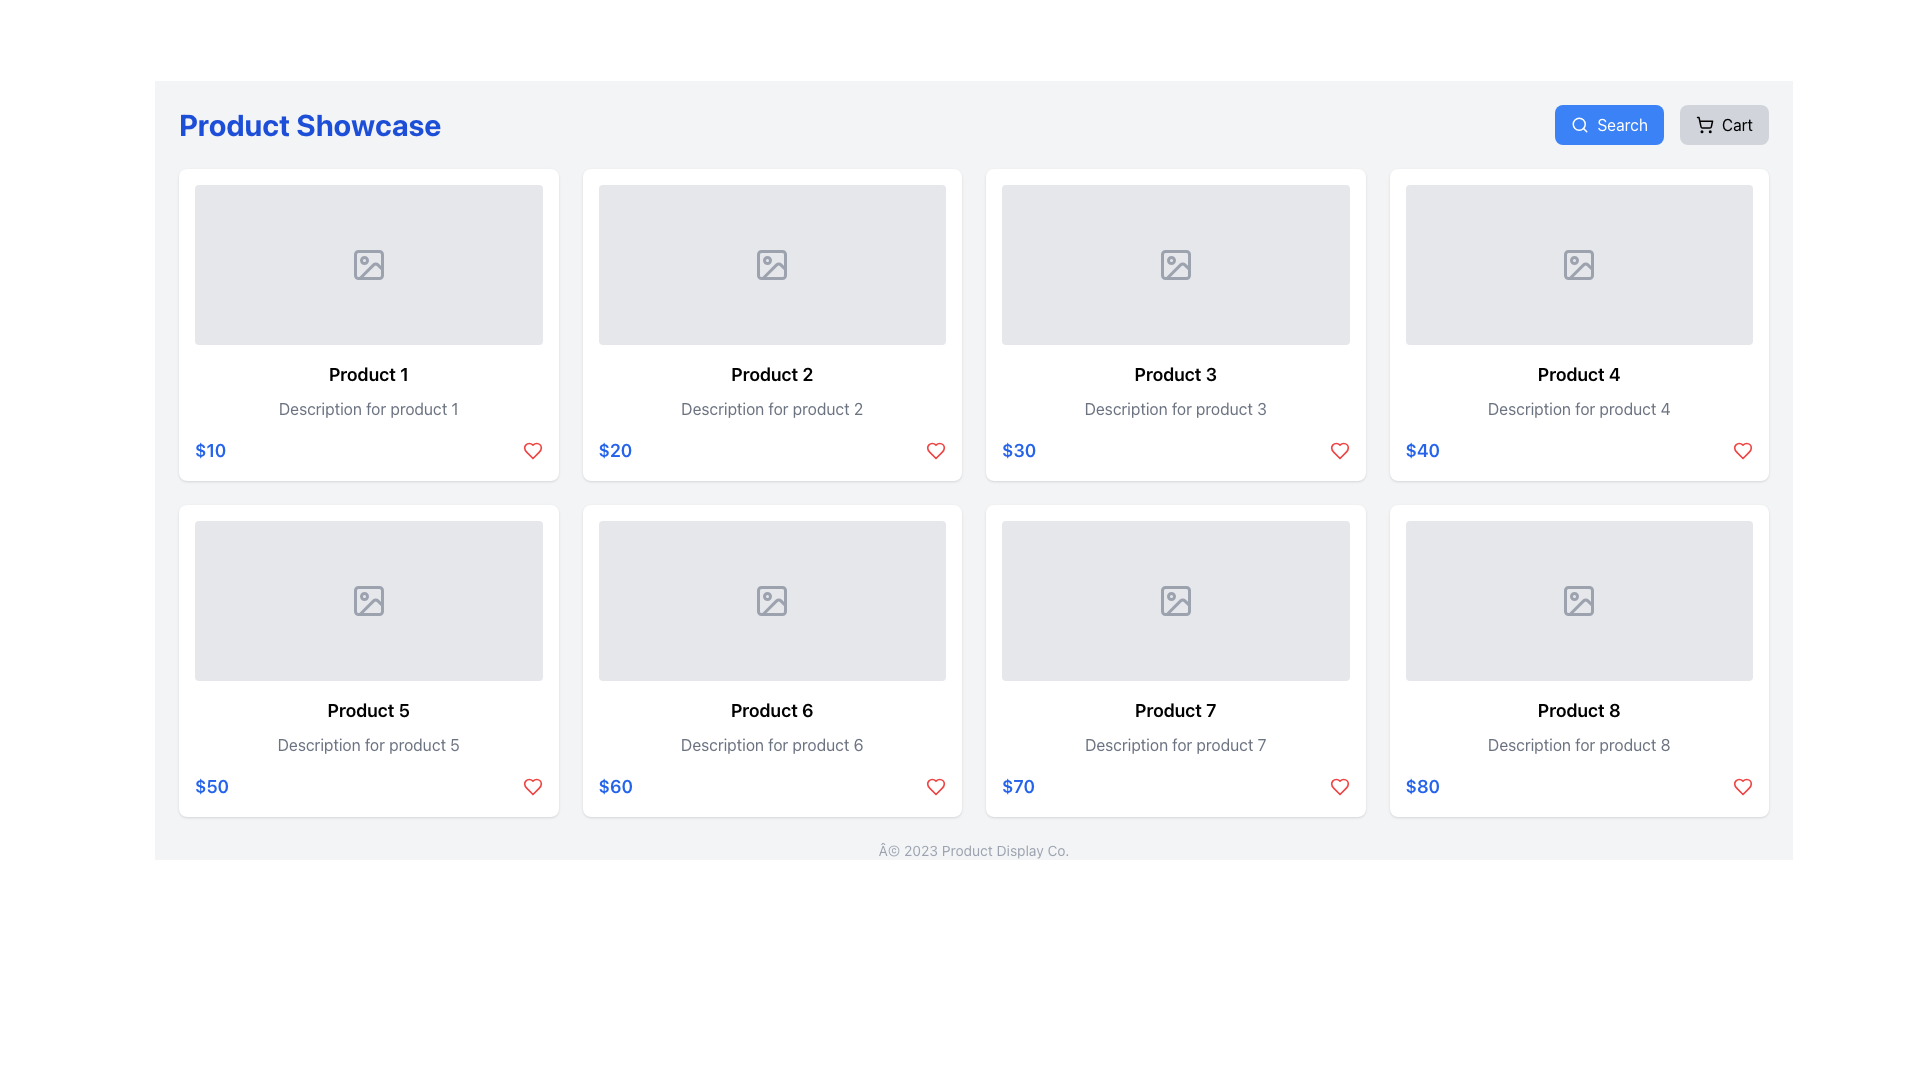 The width and height of the screenshot is (1920, 1080). I want to click on placeholder icon for unavailable image content located at the top of the 'Product 6' card in the product showcase grid, so click(771, 600).